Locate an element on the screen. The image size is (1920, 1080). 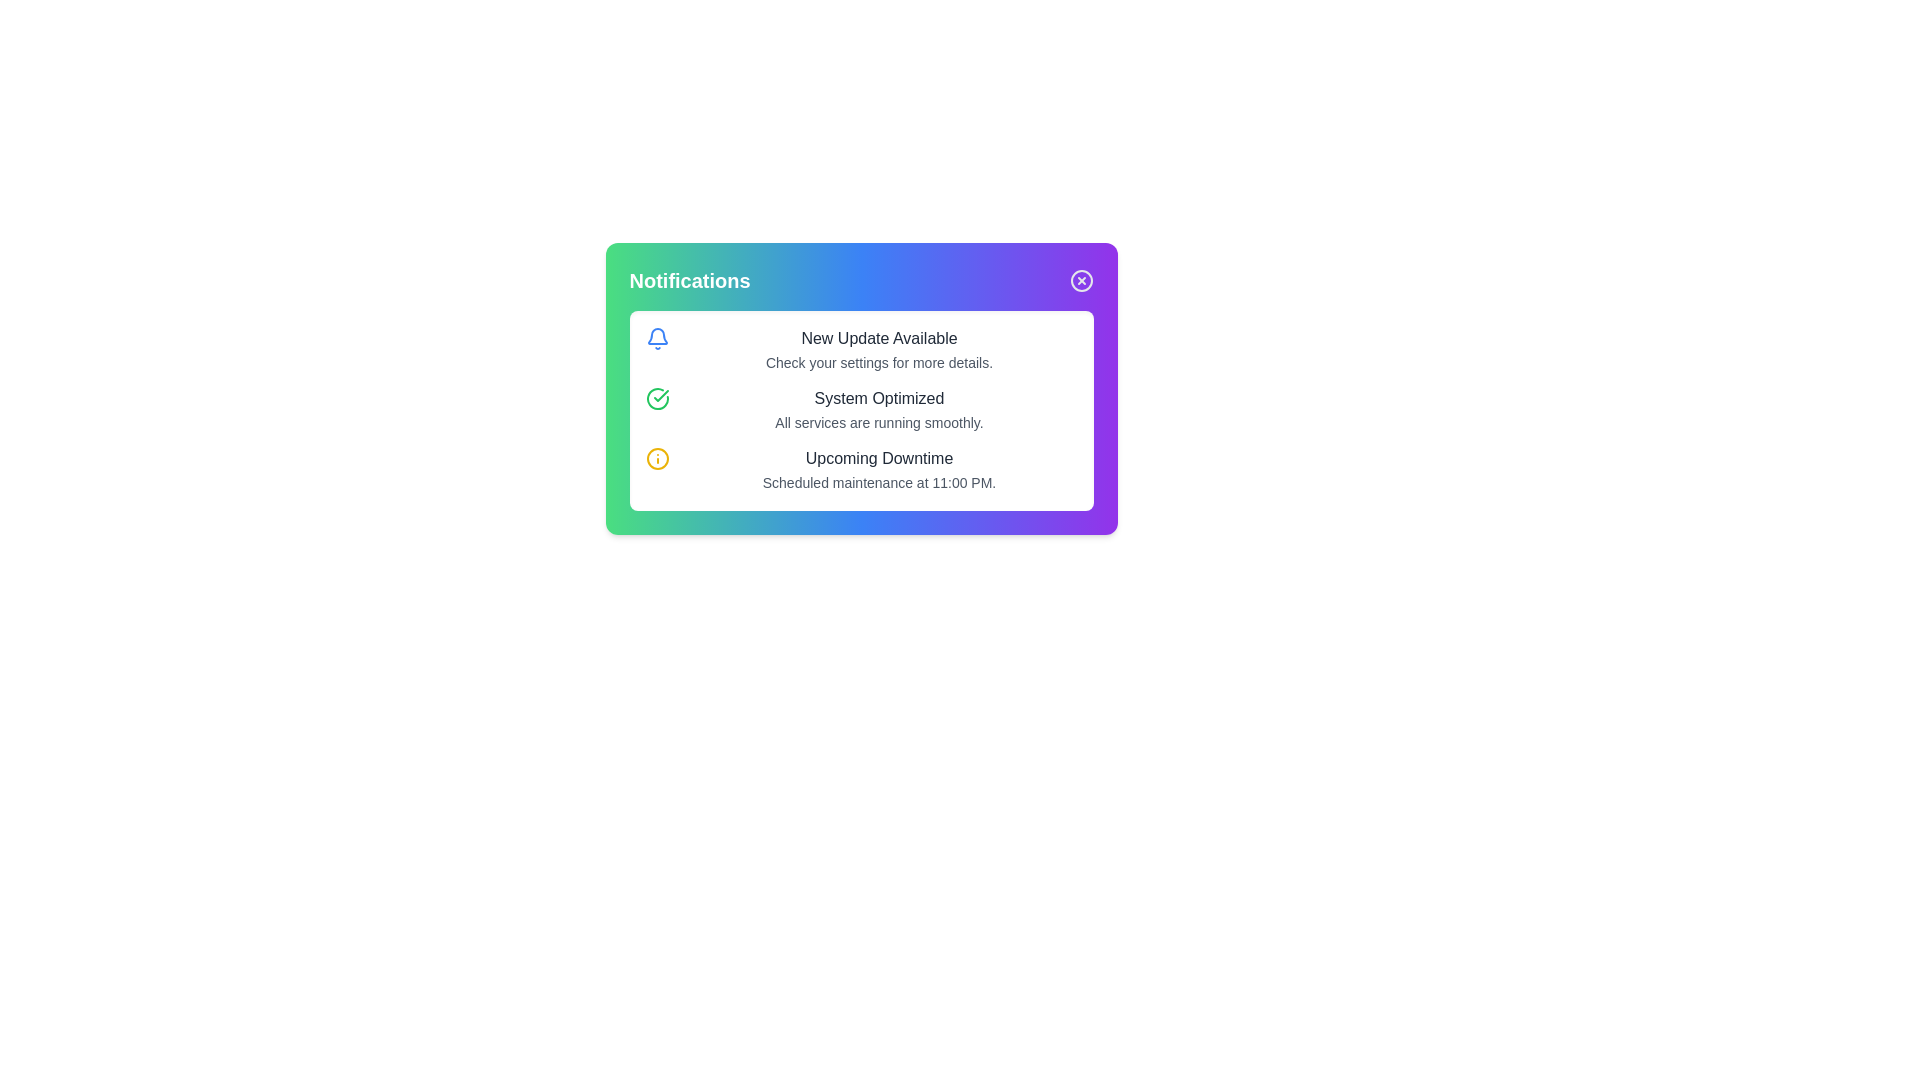
the circular shape with a yellow border and white inner fill located at the center of the notification icon in the notification panel is located at coordinates (657, 459).